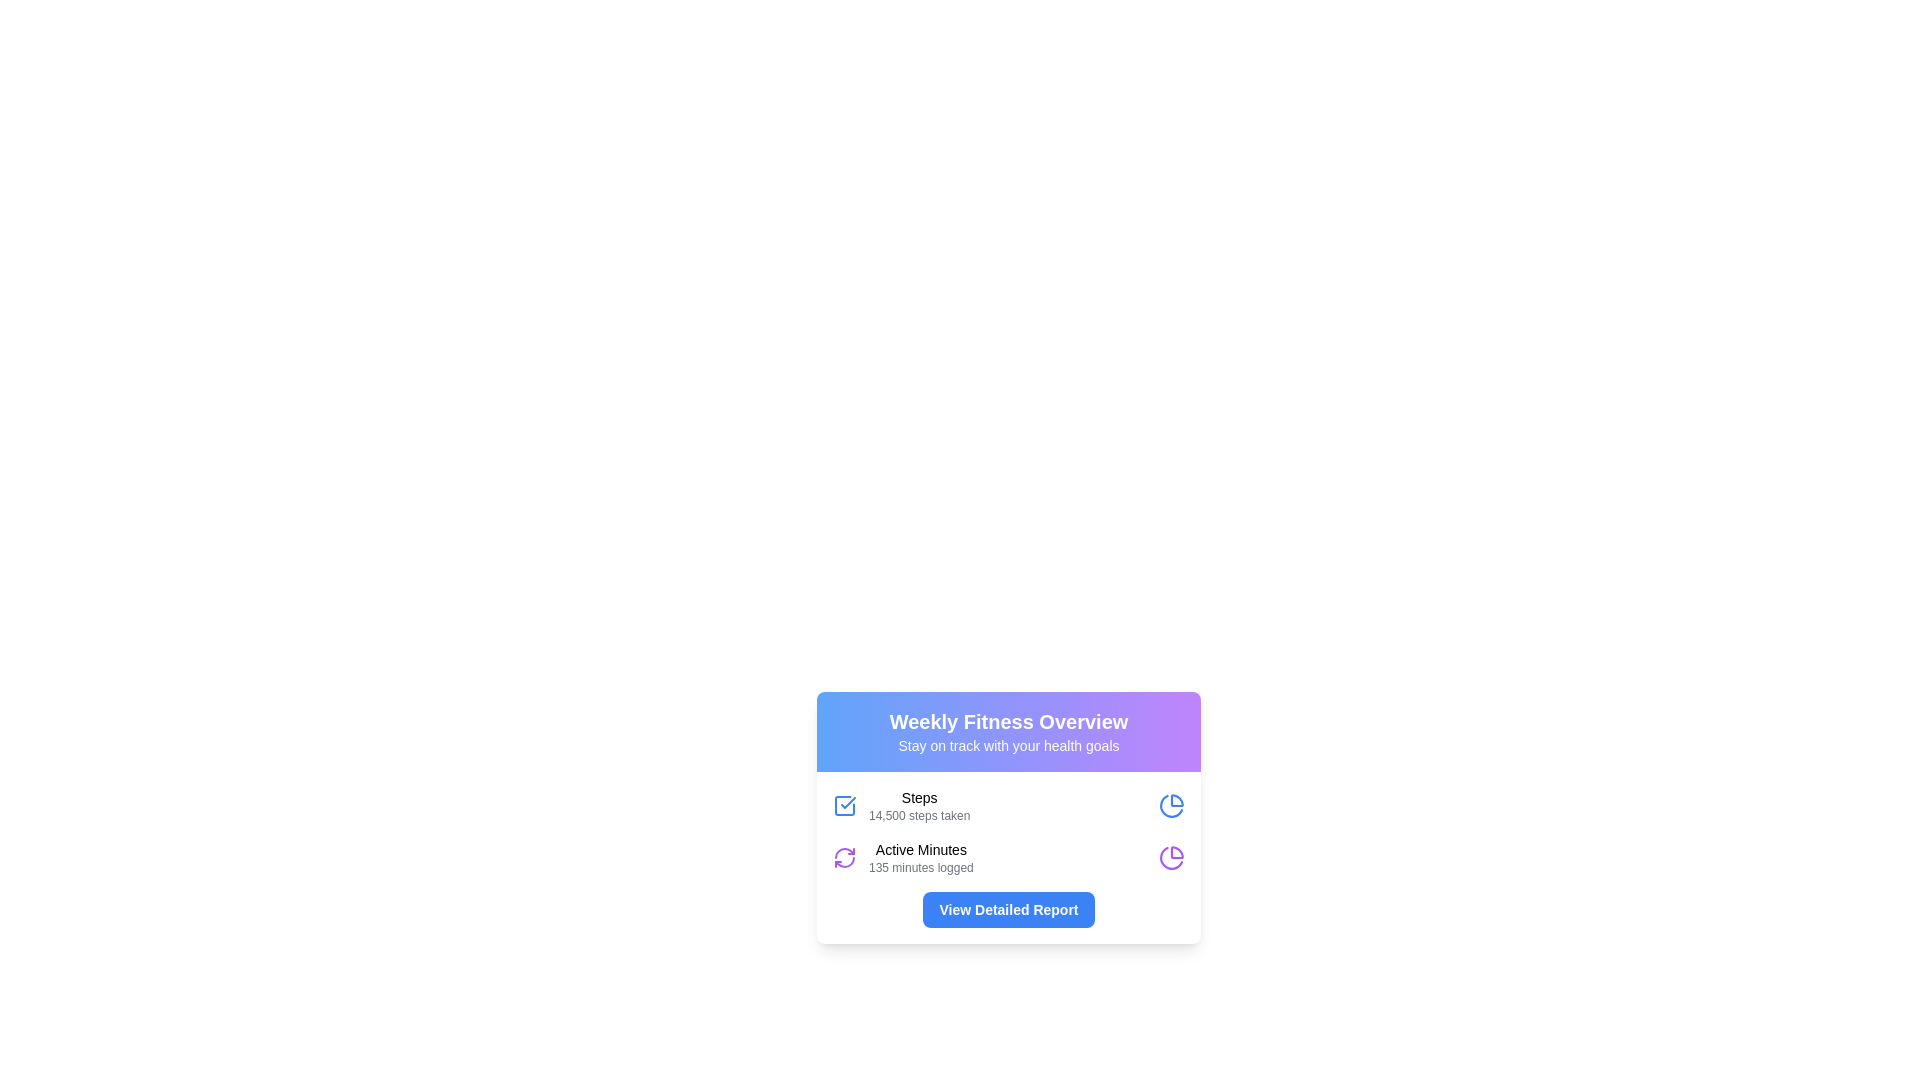  Describe the element at coordinates (900, 805) in the screenshot. I see `the Information Display element which contains a blue checkmark icon and displays 'Steps' and '14,500 steps taken' text, located in the 'Weekly Fitness Overview' card` at that location.